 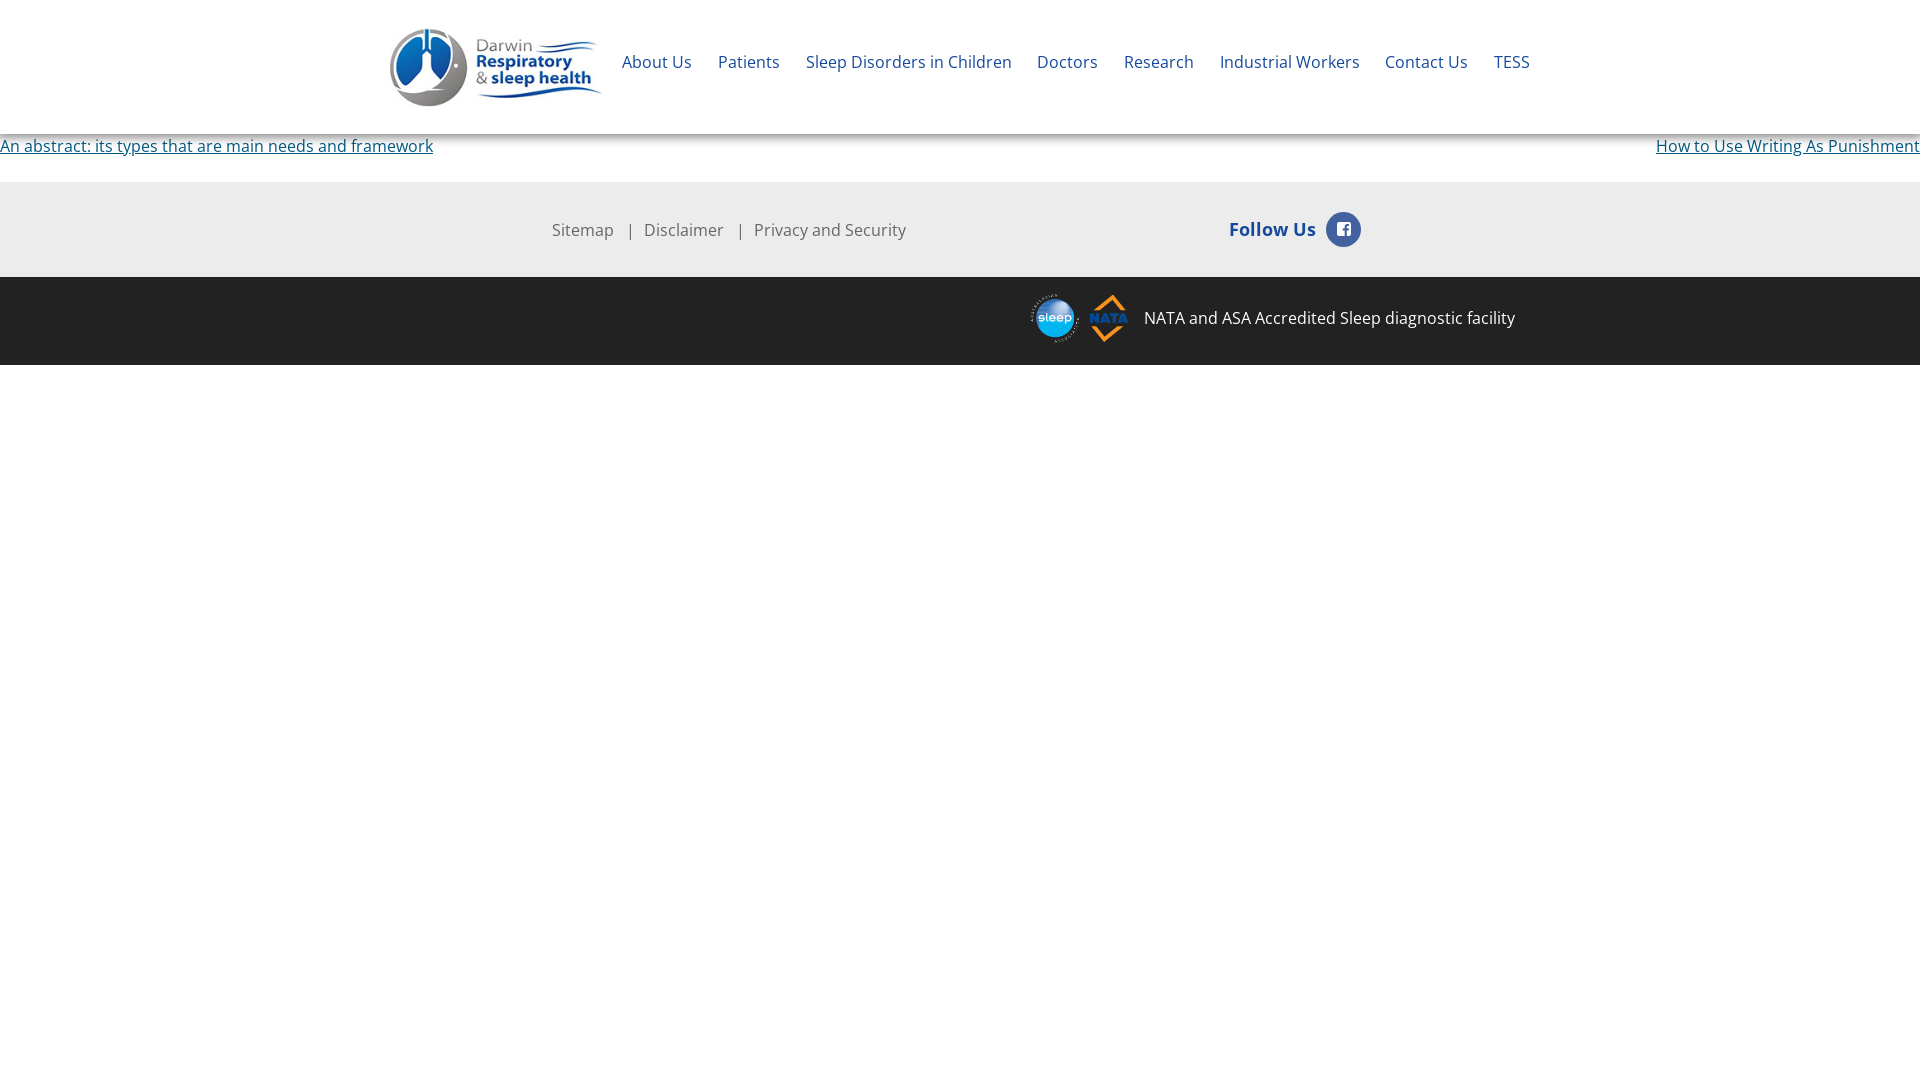 What do you see at coordinates (216, 145) in the screenshot?
I see `'An abstract: its types that are main needs and framework'` at bounding box center [216, 145].